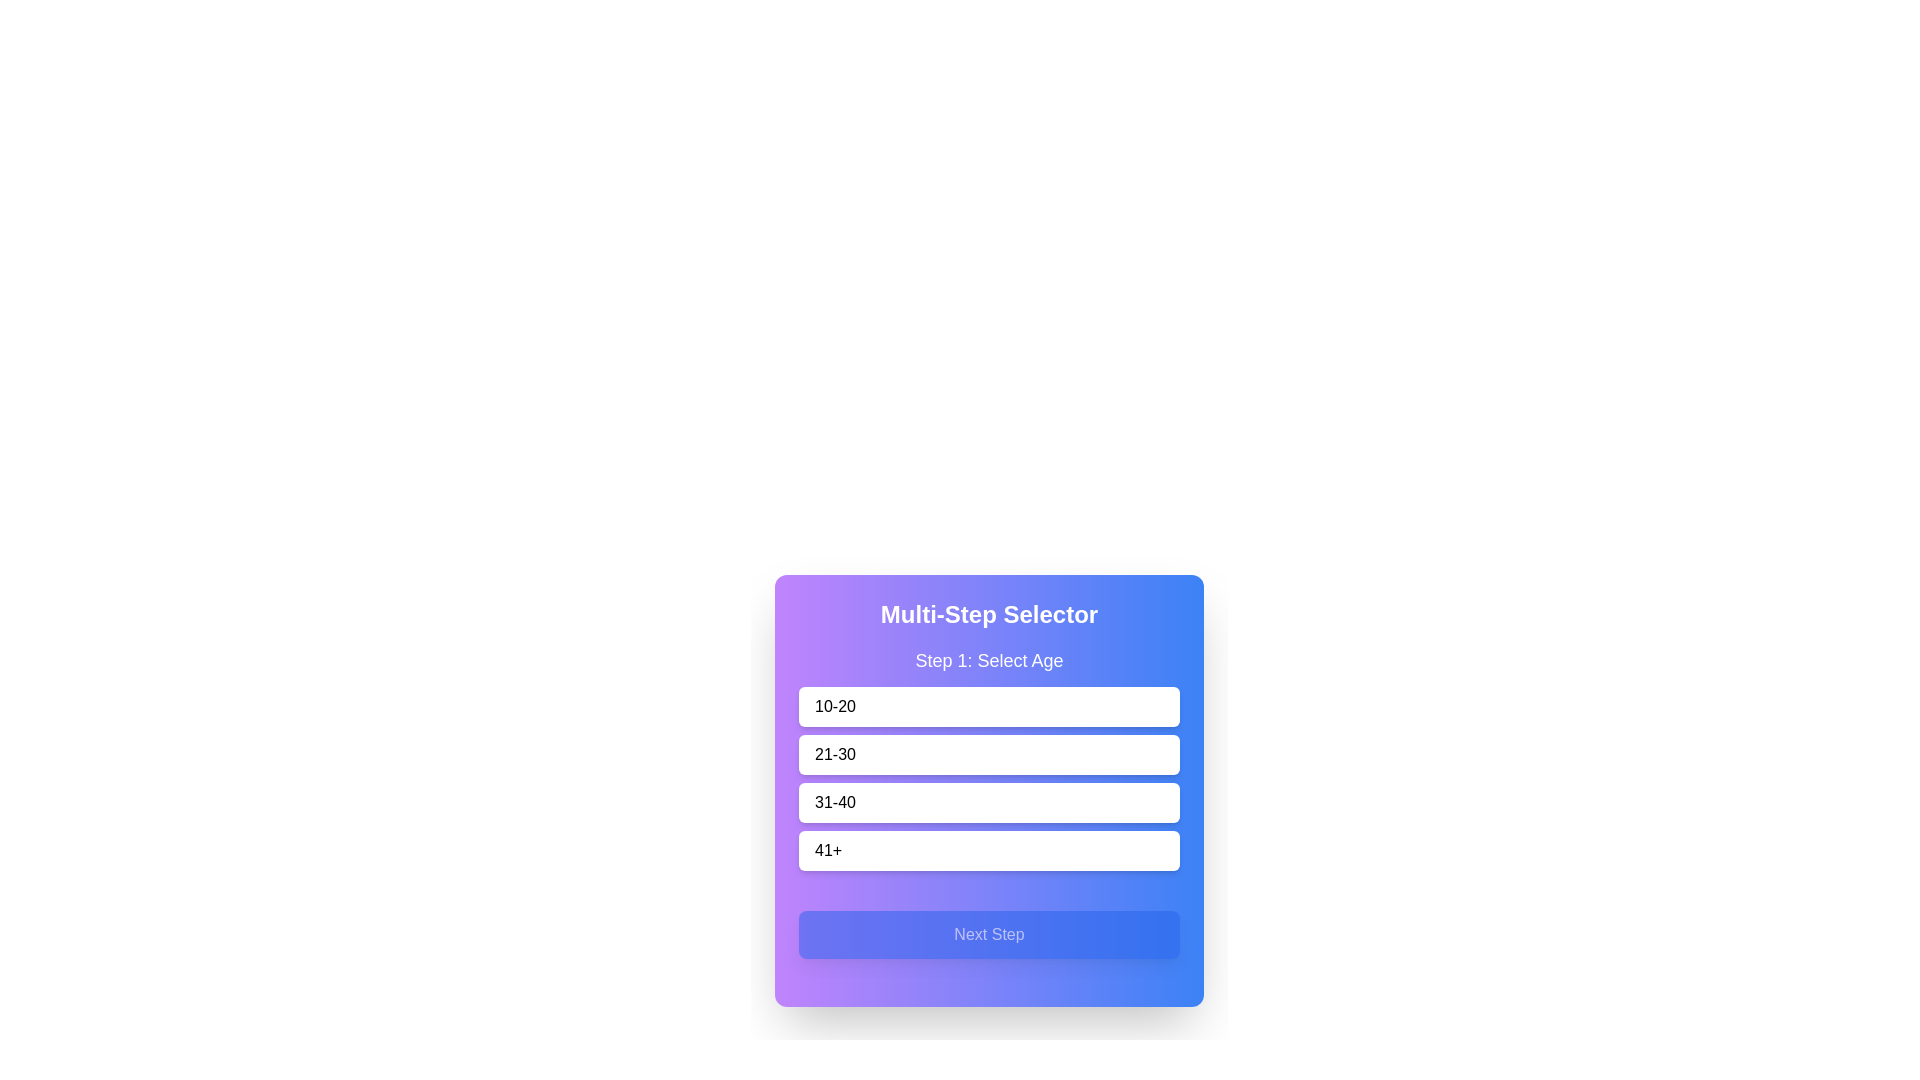 The width and height of the screenshot is (1920, 1080). Describe the element at coordinates (989, 801) in the screenshot. I see `the selectable option for the age range '31-40' in the age range selection interface` at that location.